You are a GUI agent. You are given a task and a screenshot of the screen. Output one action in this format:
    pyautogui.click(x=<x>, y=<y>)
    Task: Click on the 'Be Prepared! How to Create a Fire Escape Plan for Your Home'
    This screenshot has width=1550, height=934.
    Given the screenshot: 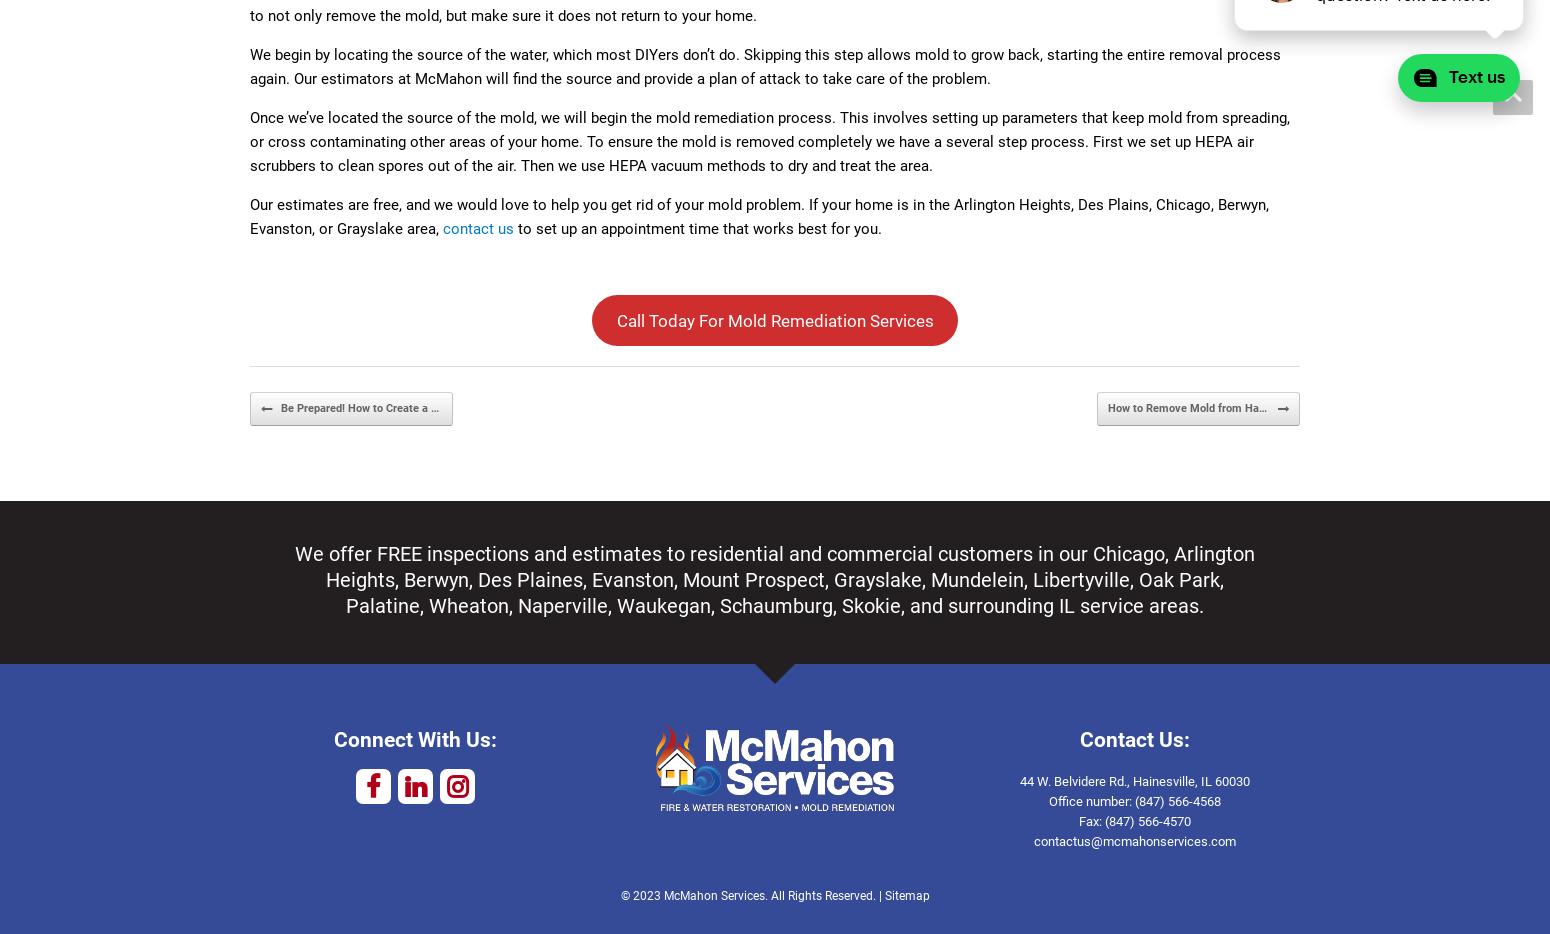 What is the action you would take?
    pyautogui.click(x=435, y=406)
    